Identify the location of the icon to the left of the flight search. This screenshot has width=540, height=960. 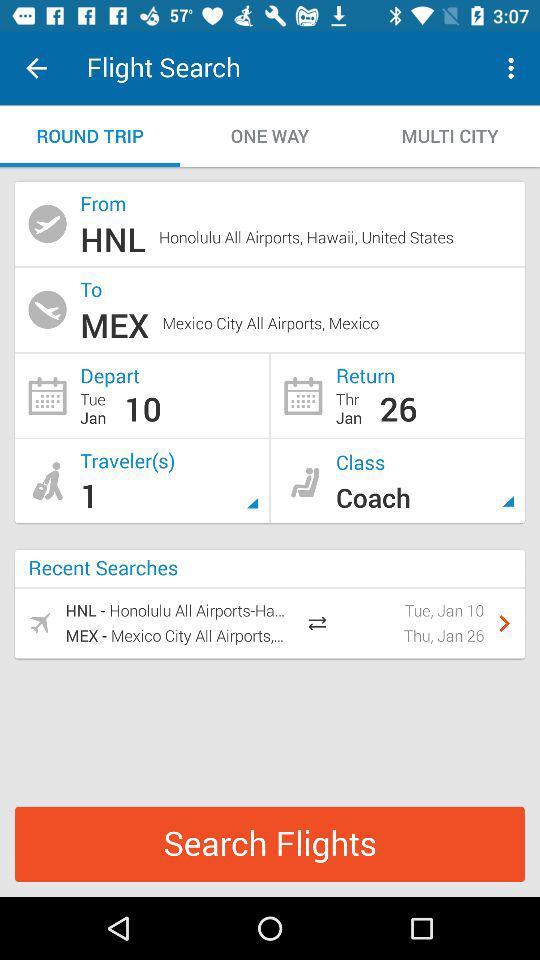
(36, 68).